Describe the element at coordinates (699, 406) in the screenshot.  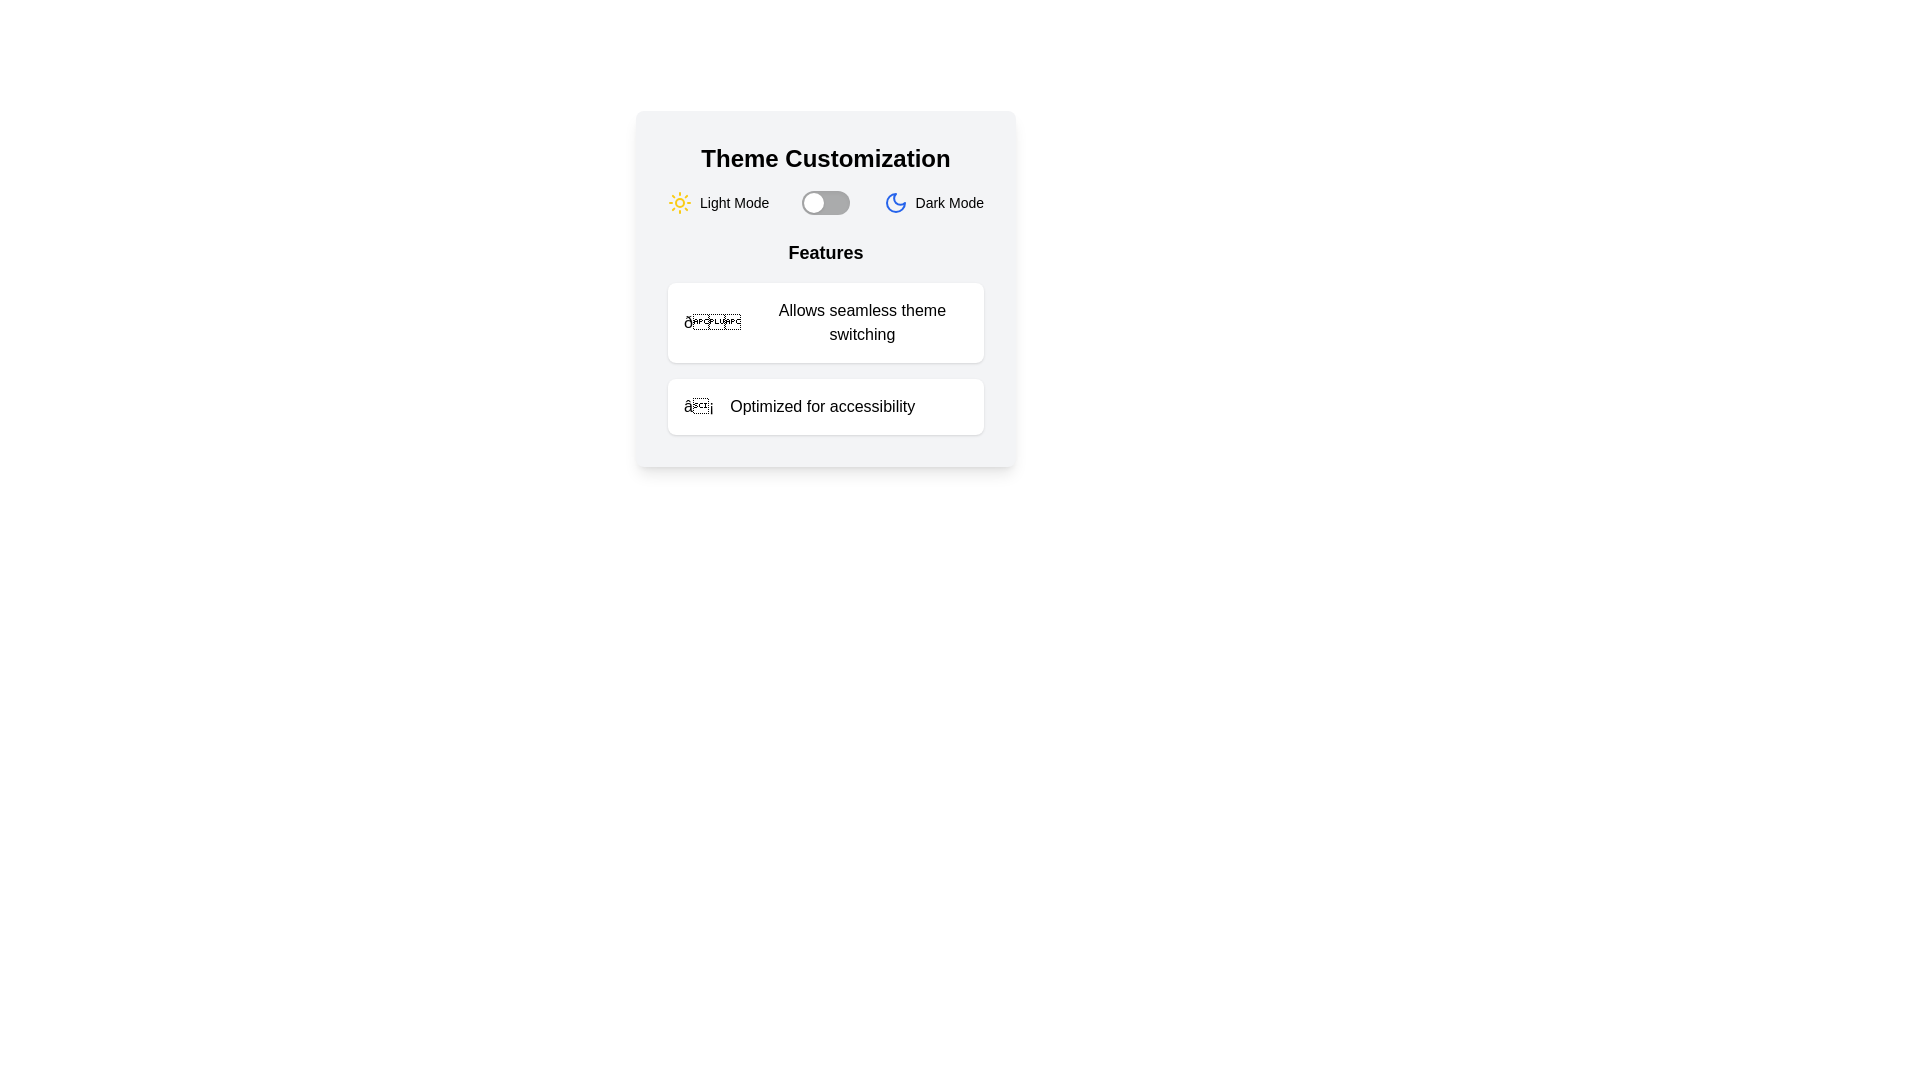
I see `the visual indicator icon located in the lower feature box of the 'Features' section, to the left of the text 'Optimized for accessibility.'` at that location.